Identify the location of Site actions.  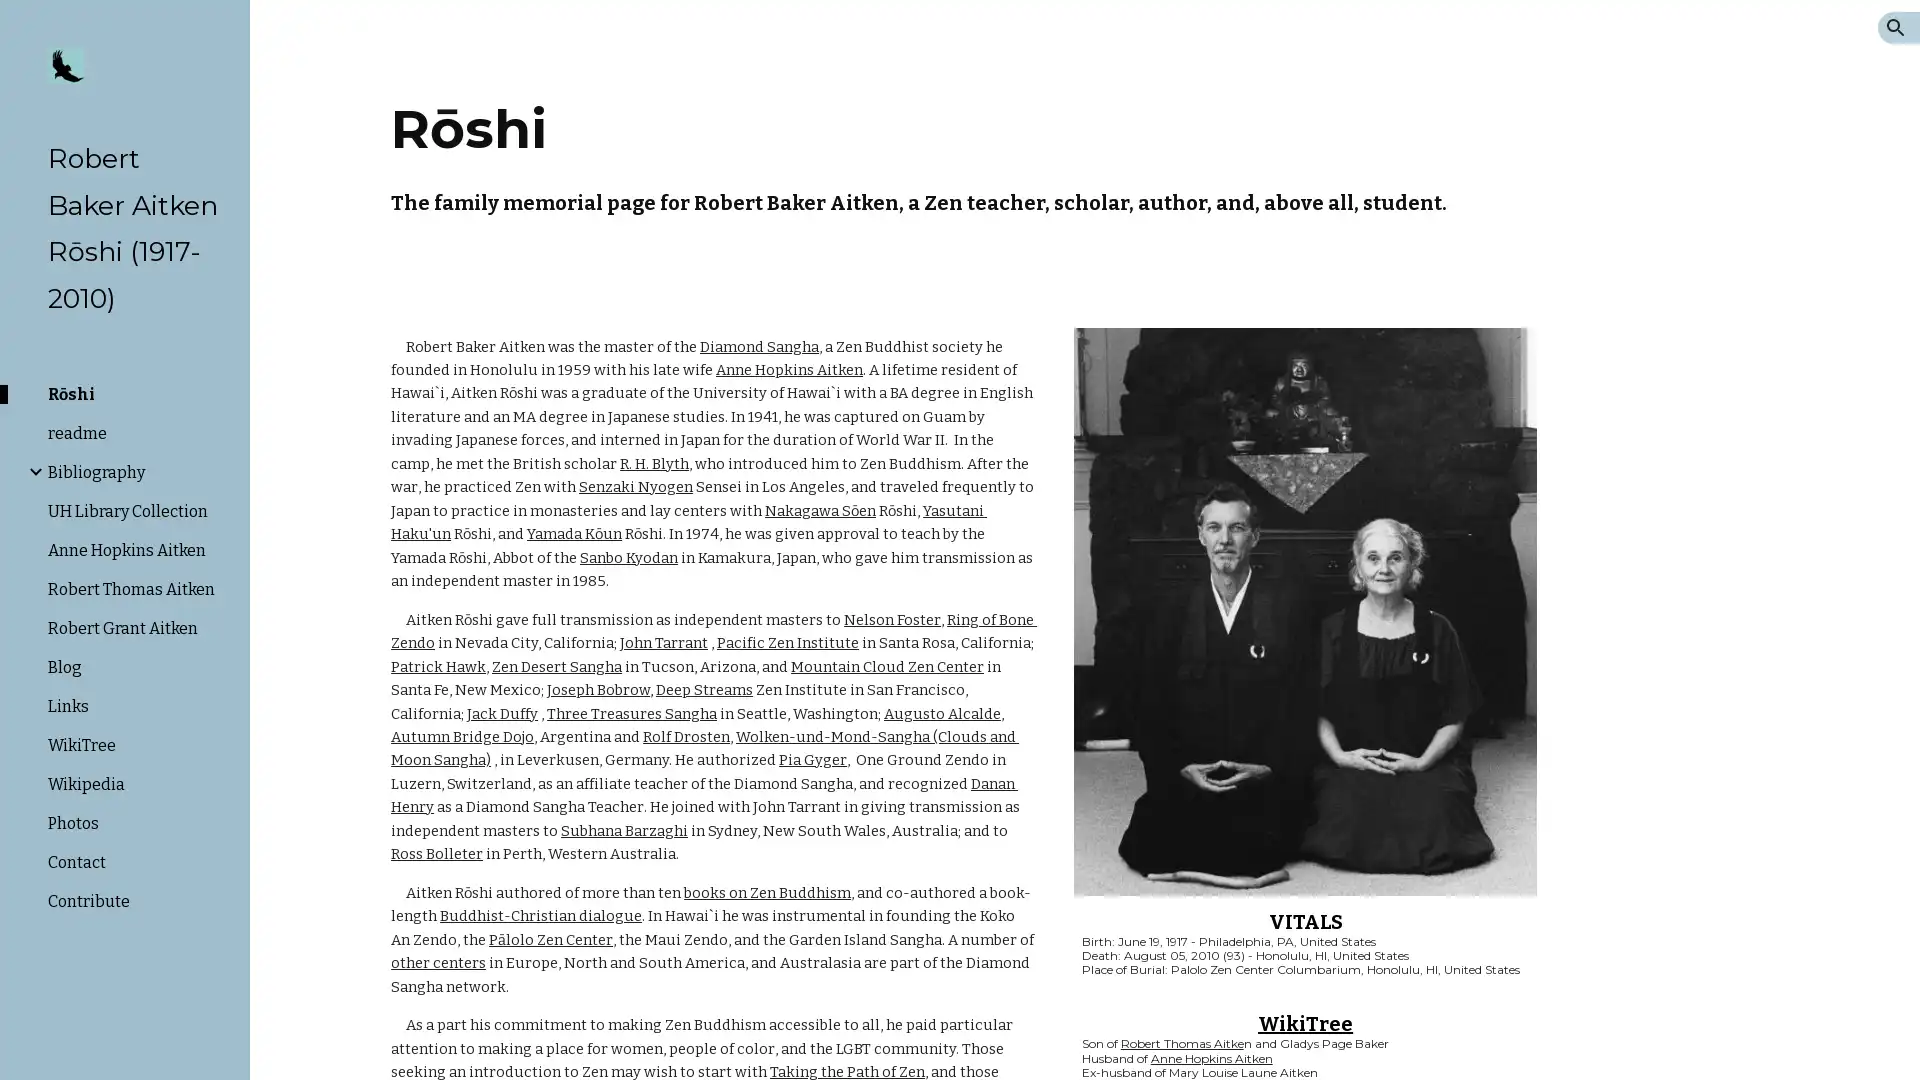
(285, 1044).